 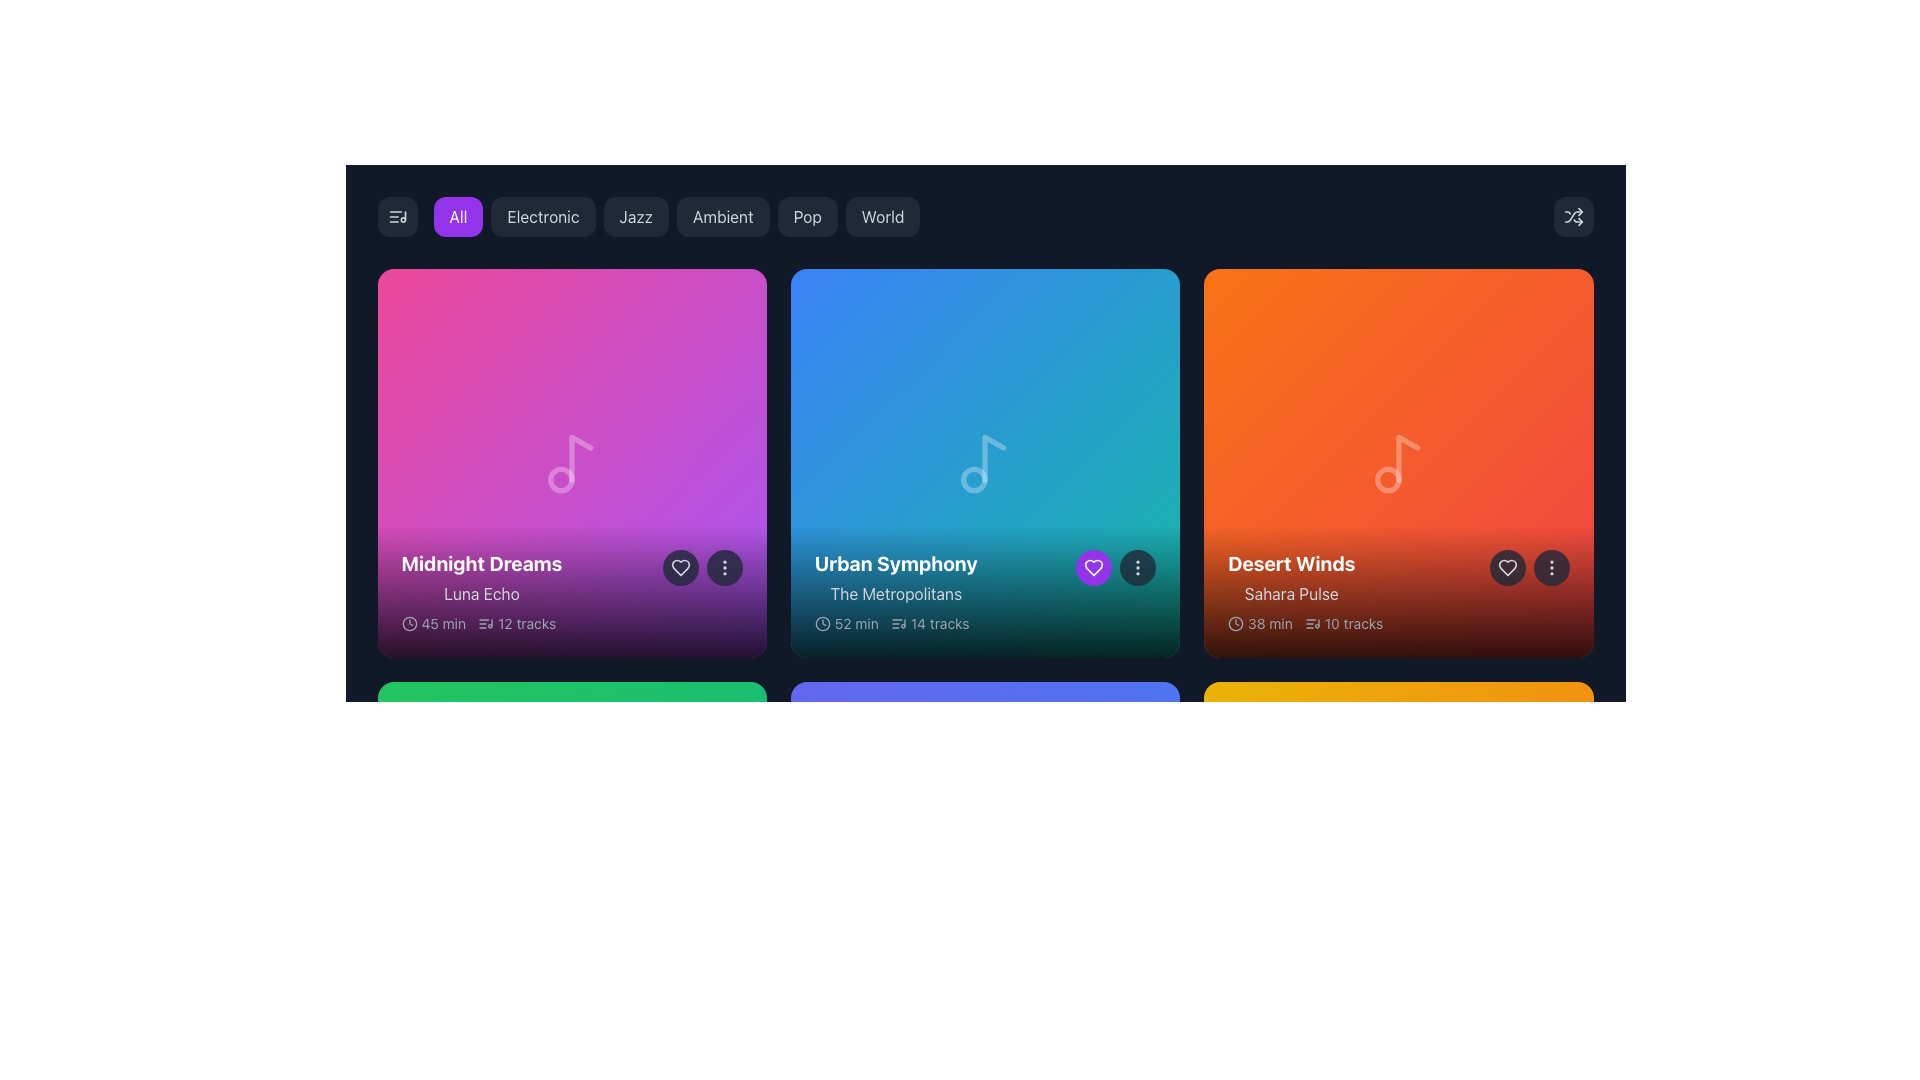 I want to click on total duration displayed in the Label with decorative icon located beneath the title 'Midnight Dreams' and the subtitle 'Luna Echo' in the first card of the grid layout, so click(x=432, y=623).